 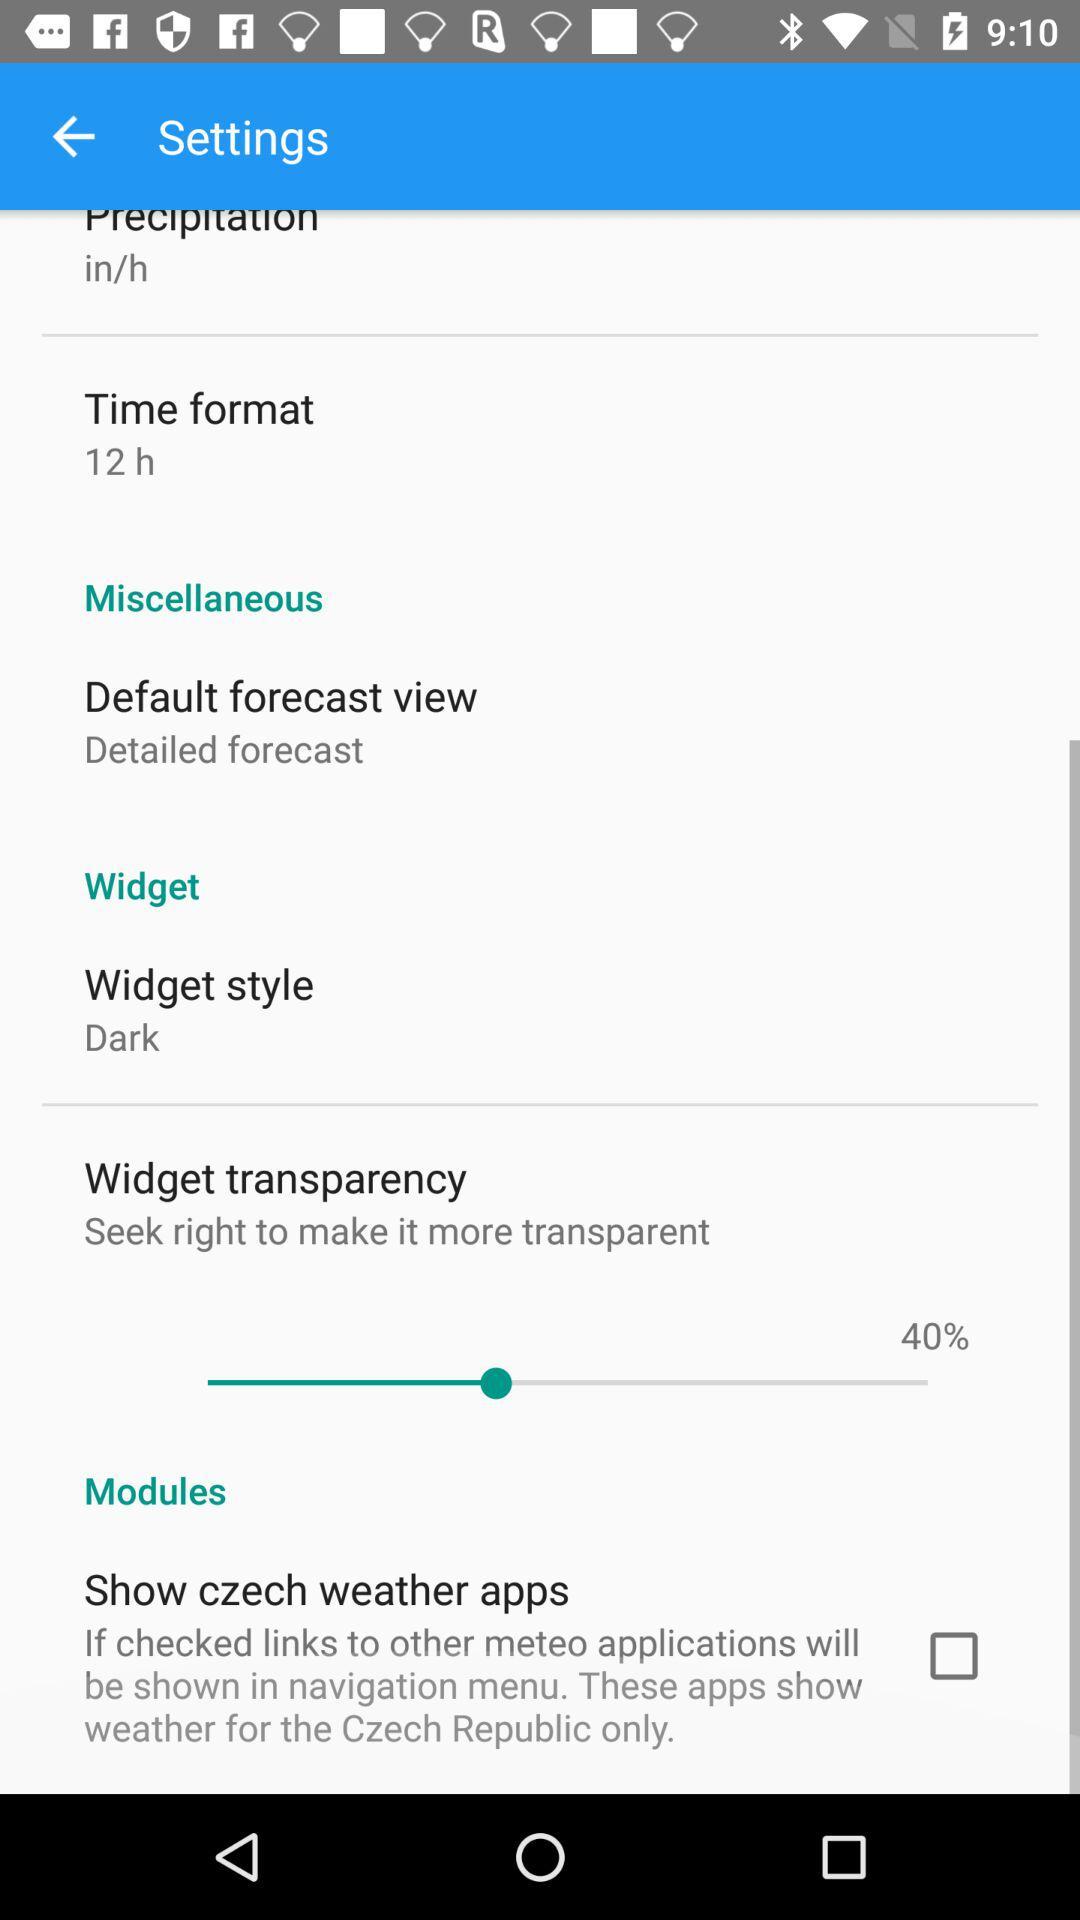 I want to click on the app next to settings, so click(x=72, y=135).